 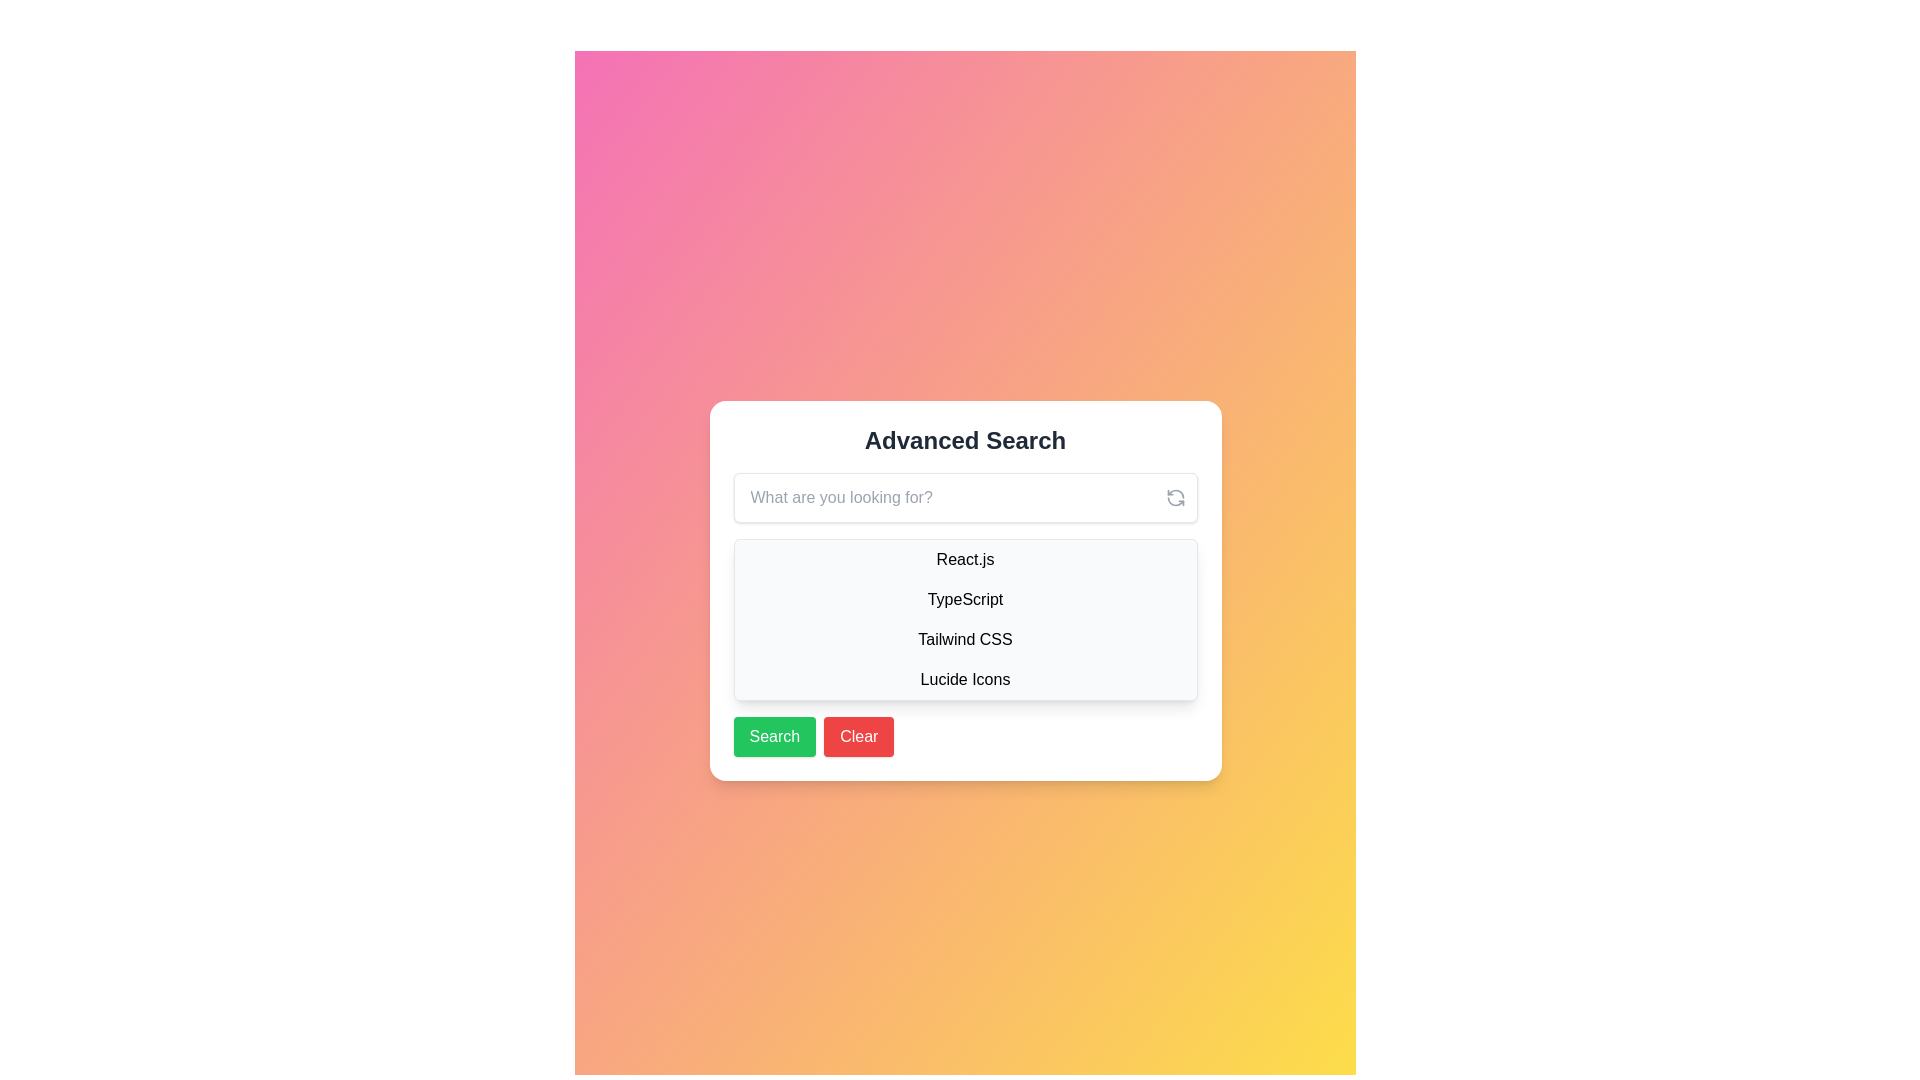 What do you see at coordinates (1175, 500) in the screenshot?
I see `the third curved vector stroke element in the icon within the search input box of the 'Advanced Search' panel` at bounding box center [1175, 500].